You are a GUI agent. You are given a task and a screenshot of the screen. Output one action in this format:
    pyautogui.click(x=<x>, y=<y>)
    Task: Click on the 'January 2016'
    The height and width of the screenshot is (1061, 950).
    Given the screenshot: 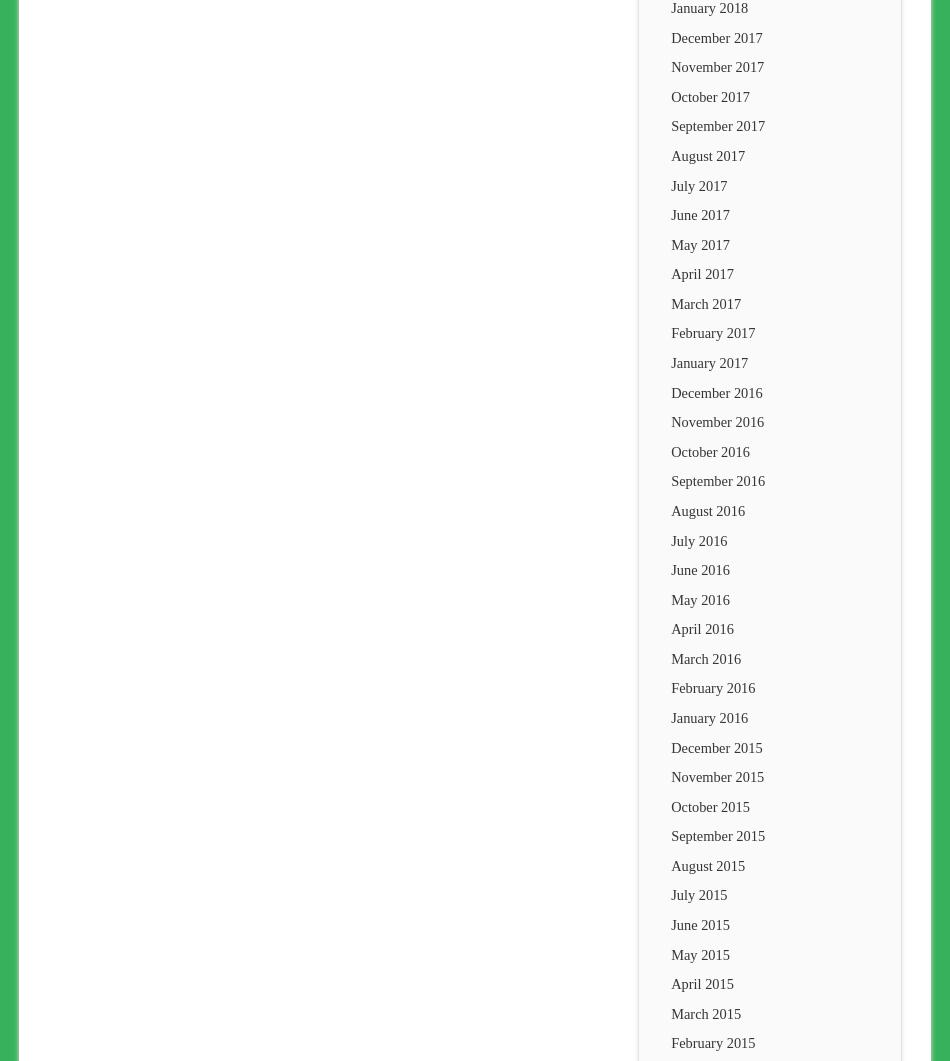 What is the action you would take?
    pyautogui.click(x=709, y=717)
    